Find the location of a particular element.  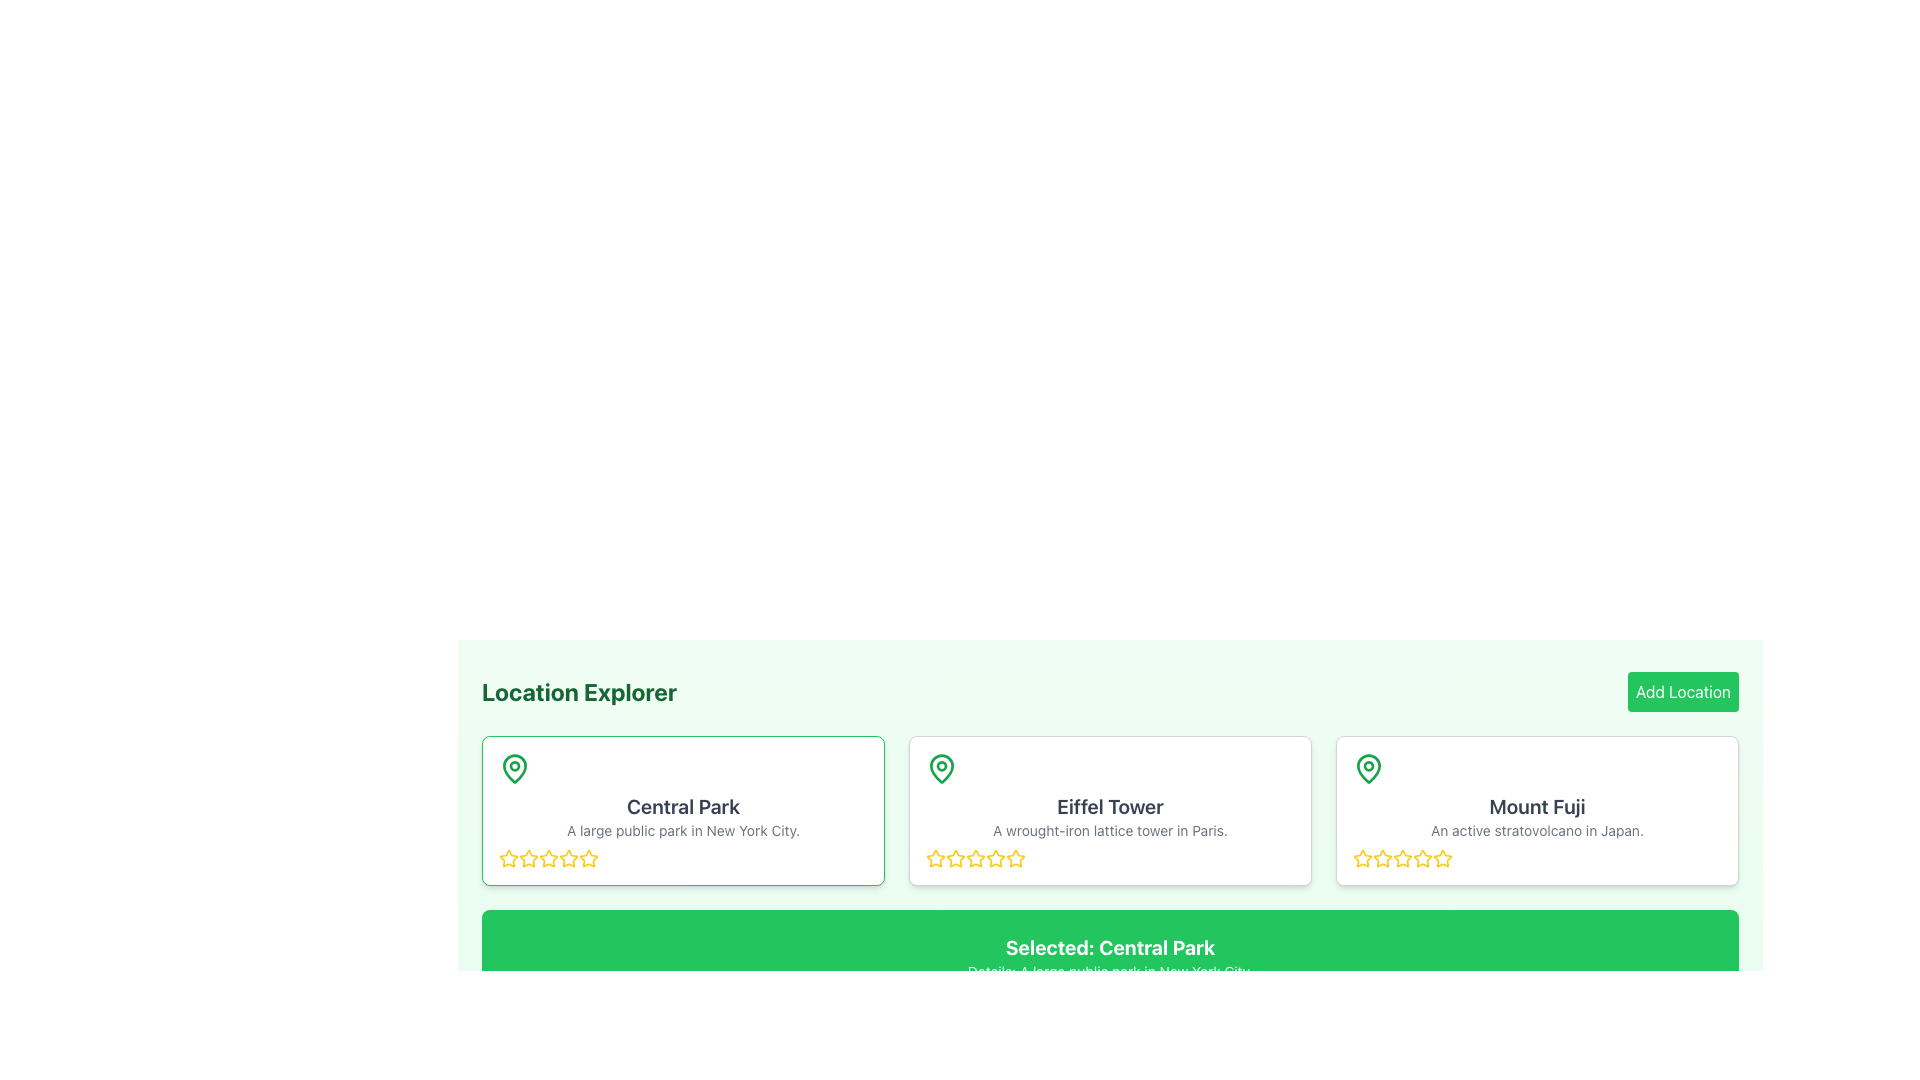

text displayed in the bold, large font labeled 'Central Park', which is centrally aligned and located in the first card under the 'Location Explorer' section is located at coordinates (683, 805).